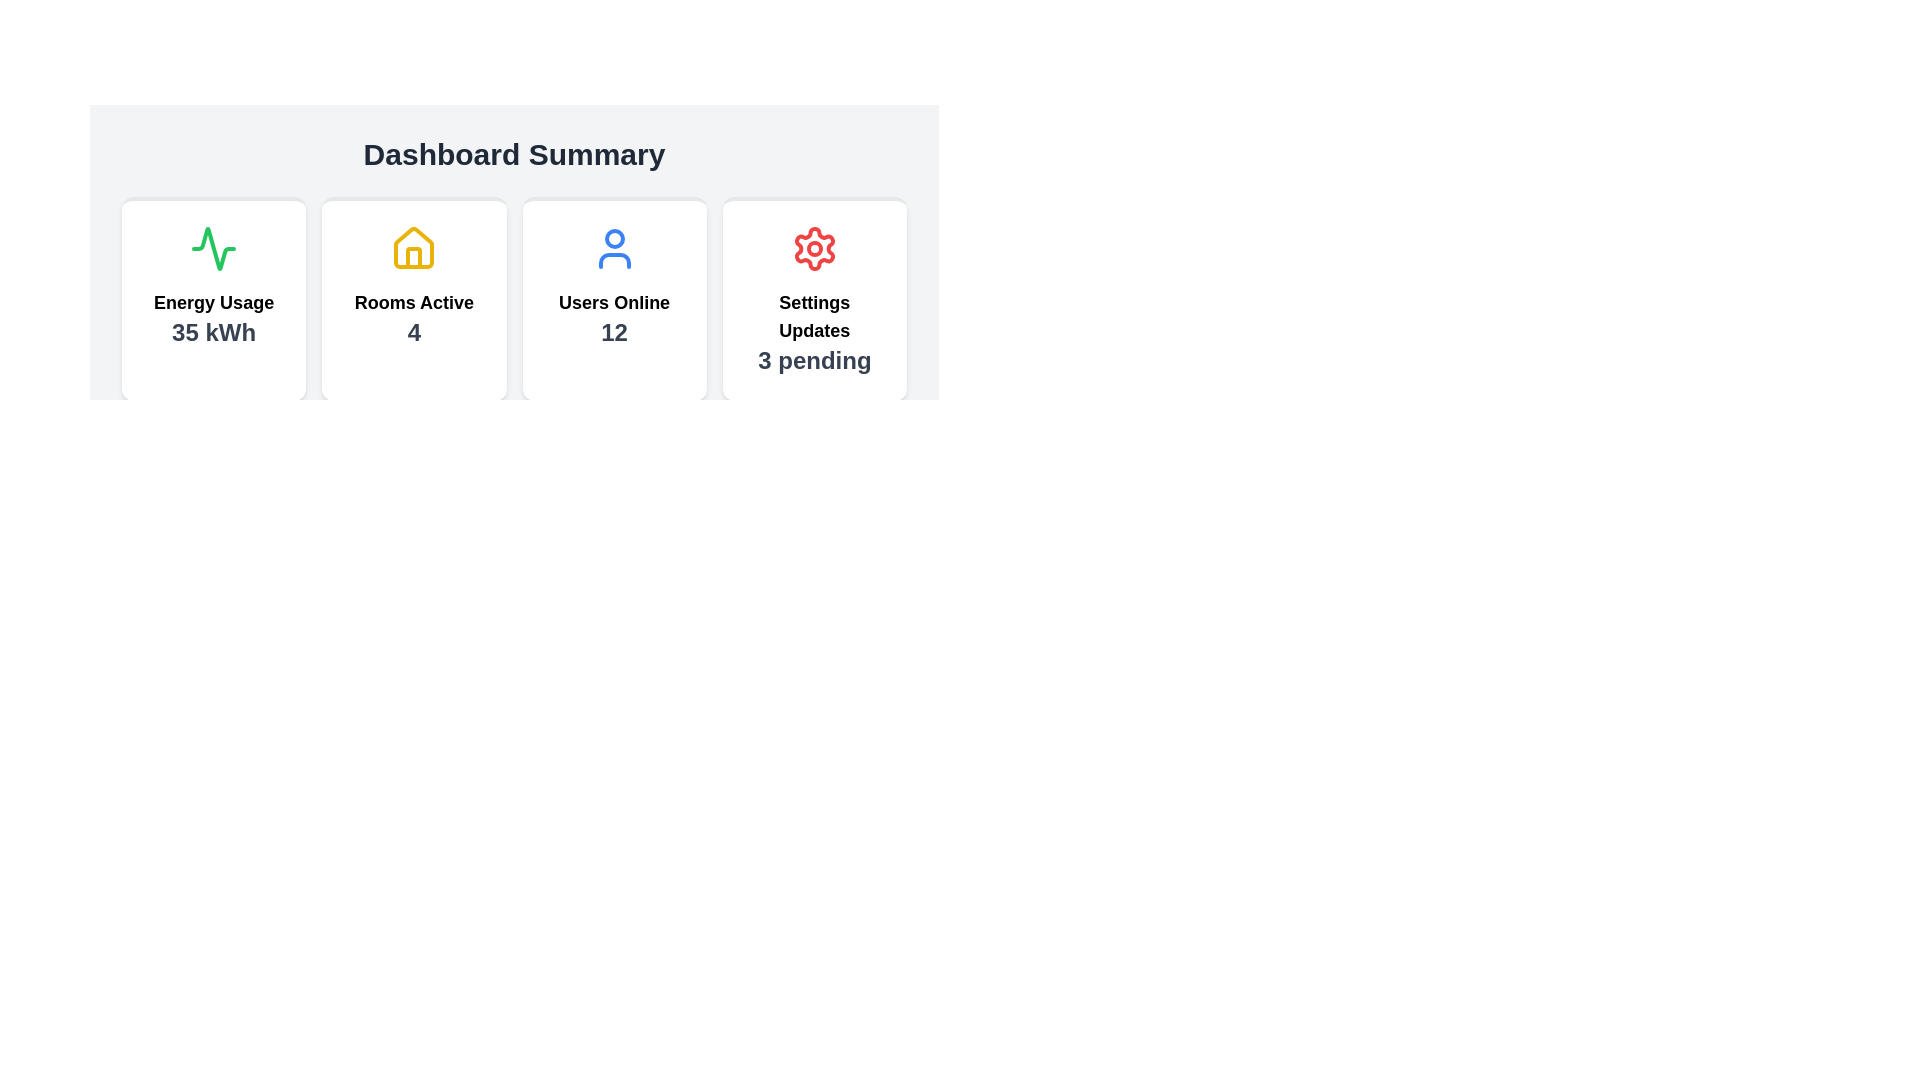  Describe the element at coordinates (413, 248) in the screenshot. I see `the house icon representing the 'Rooms Active' metric, which is the first element inside the second card from the left in the row of summary cards` at that location.